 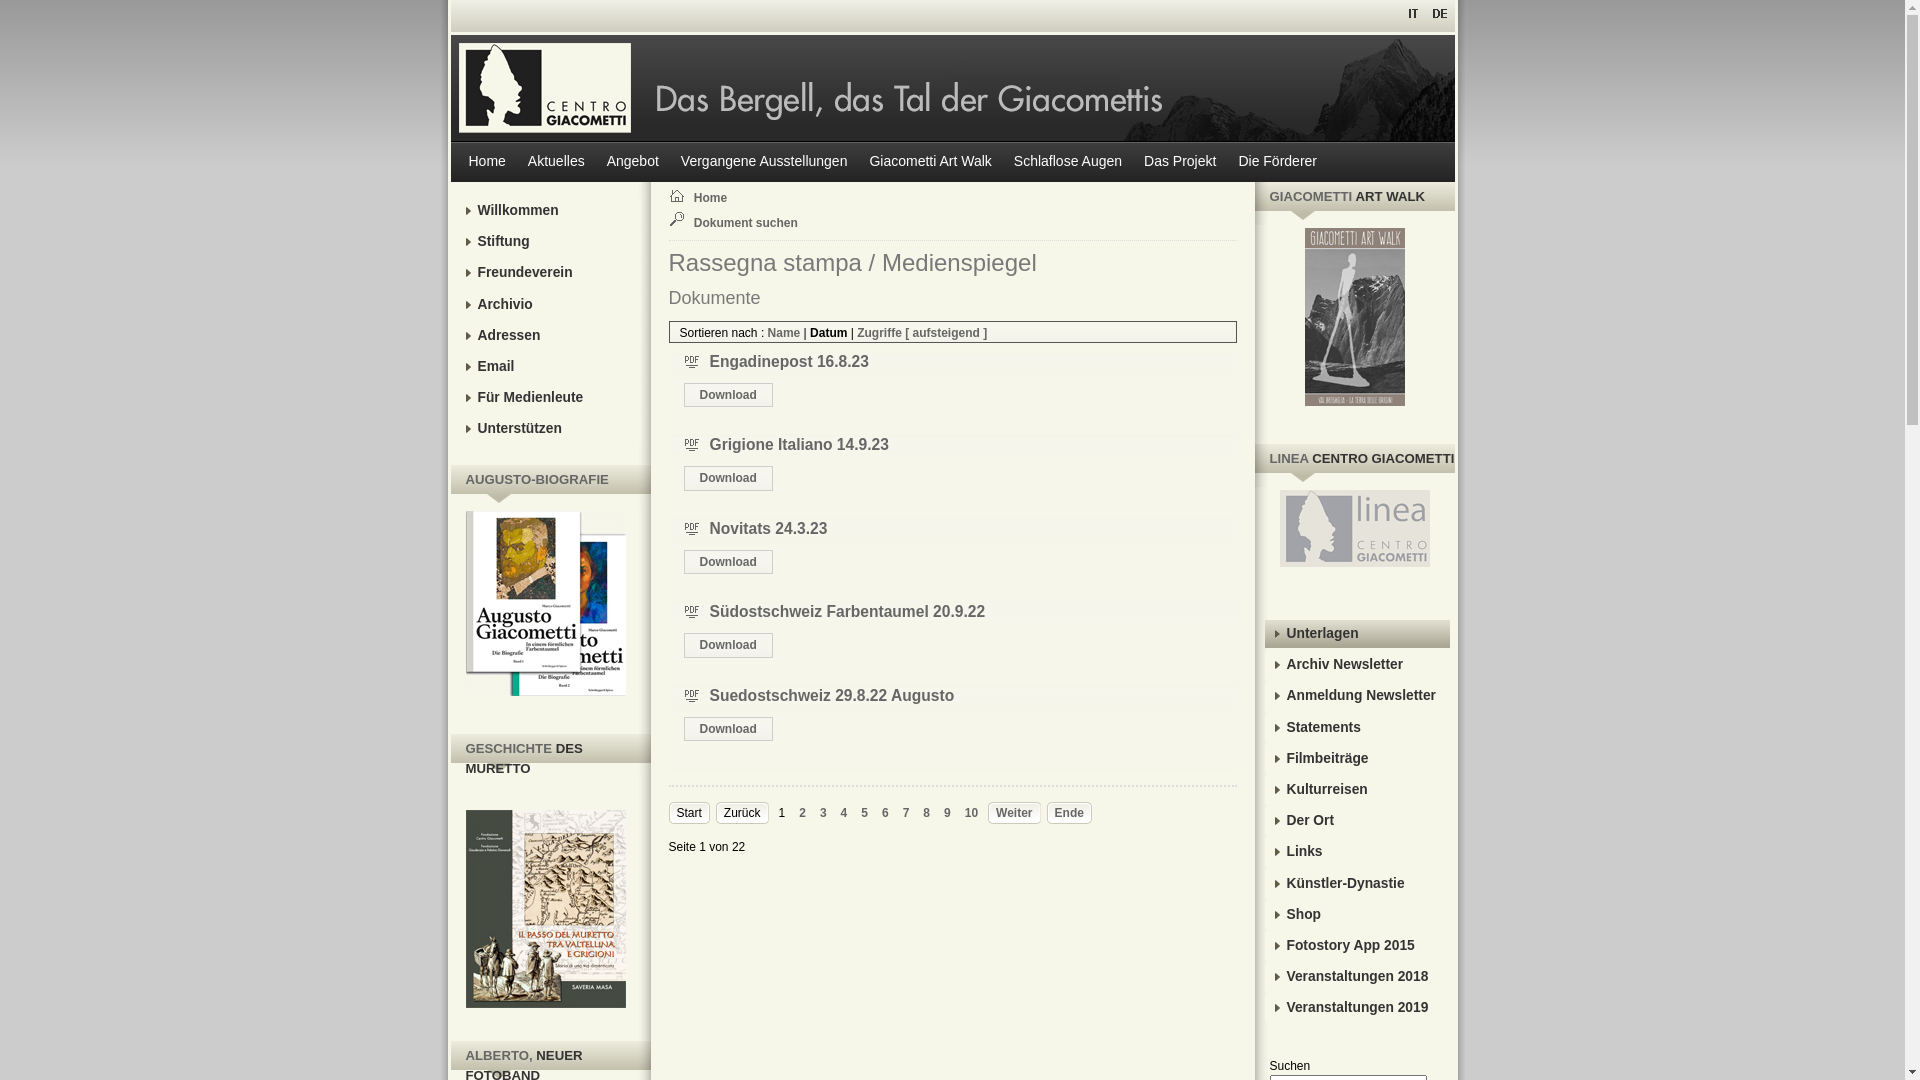 I want to click on '8', so click(x=921, y=813).